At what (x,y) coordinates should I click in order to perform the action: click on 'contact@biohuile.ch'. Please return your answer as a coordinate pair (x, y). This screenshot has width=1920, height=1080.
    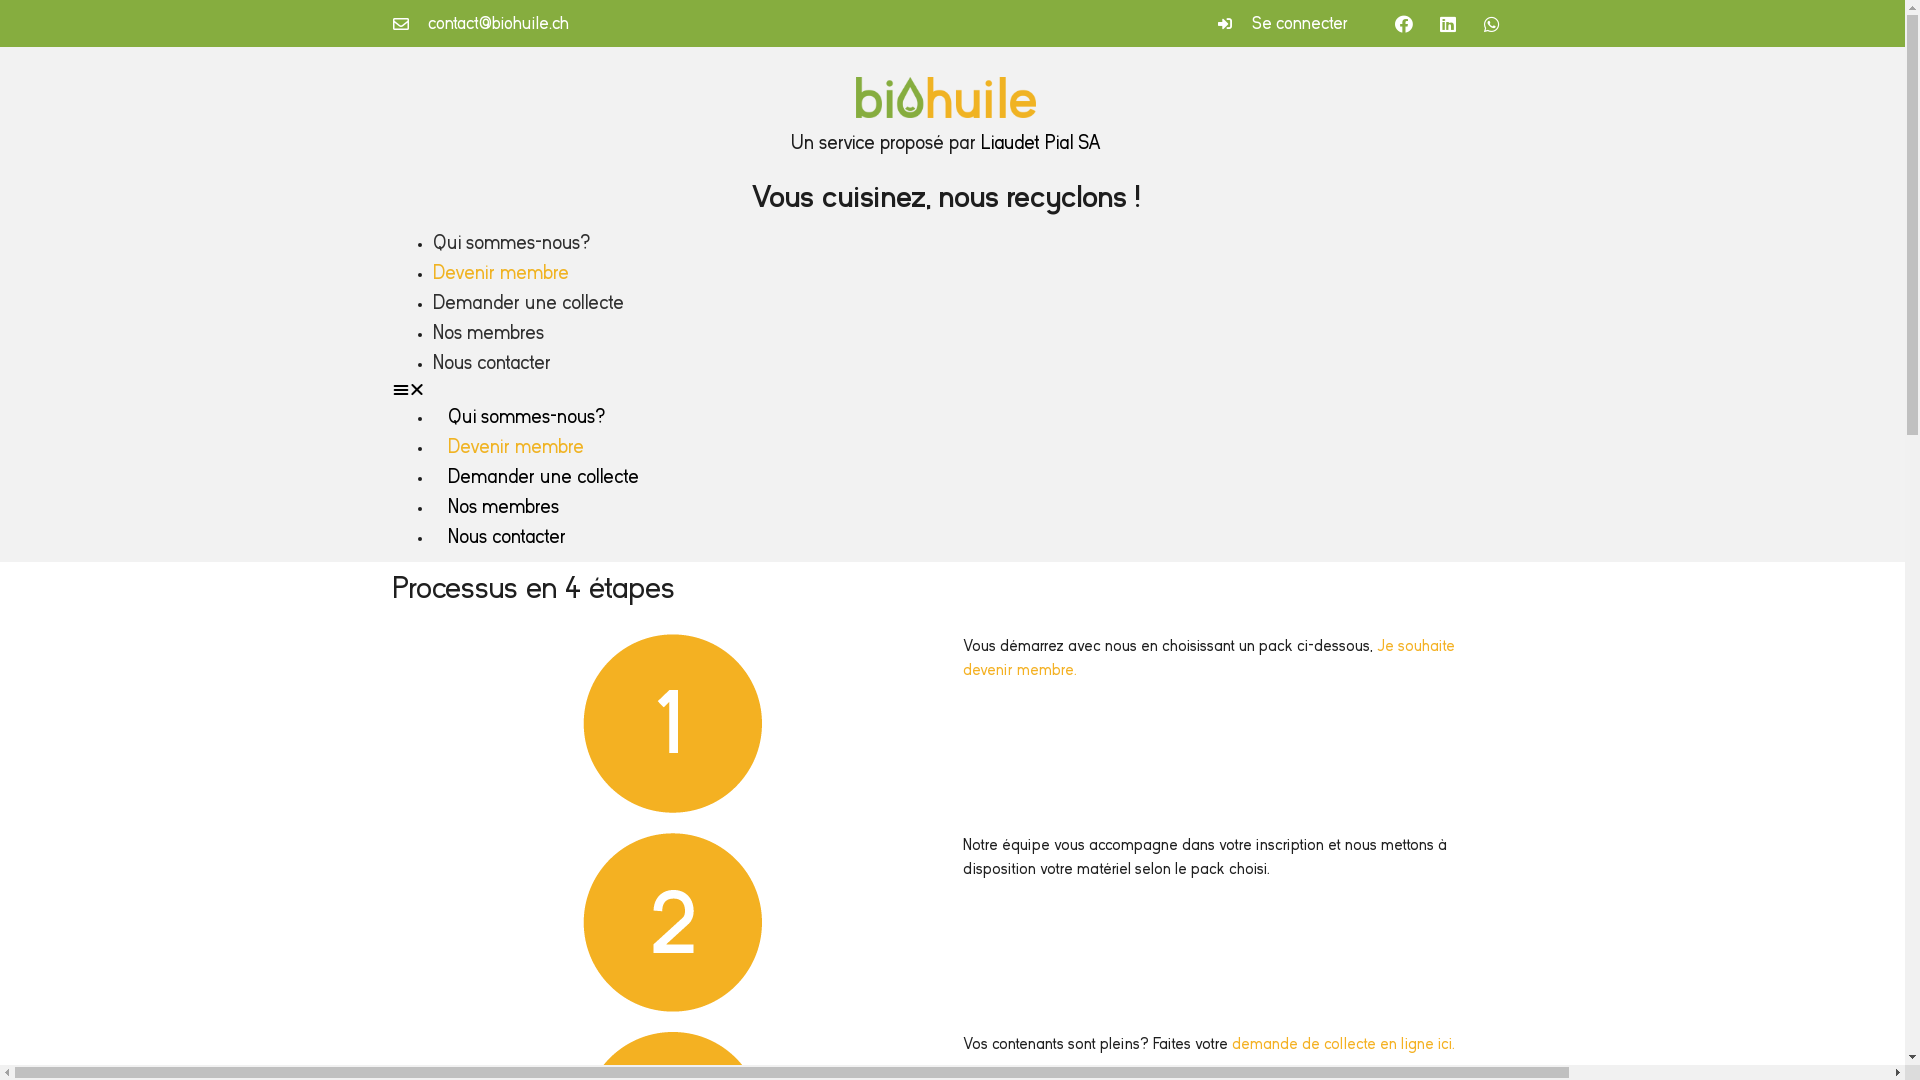
    Looking at the image, I should click on (480, 23).